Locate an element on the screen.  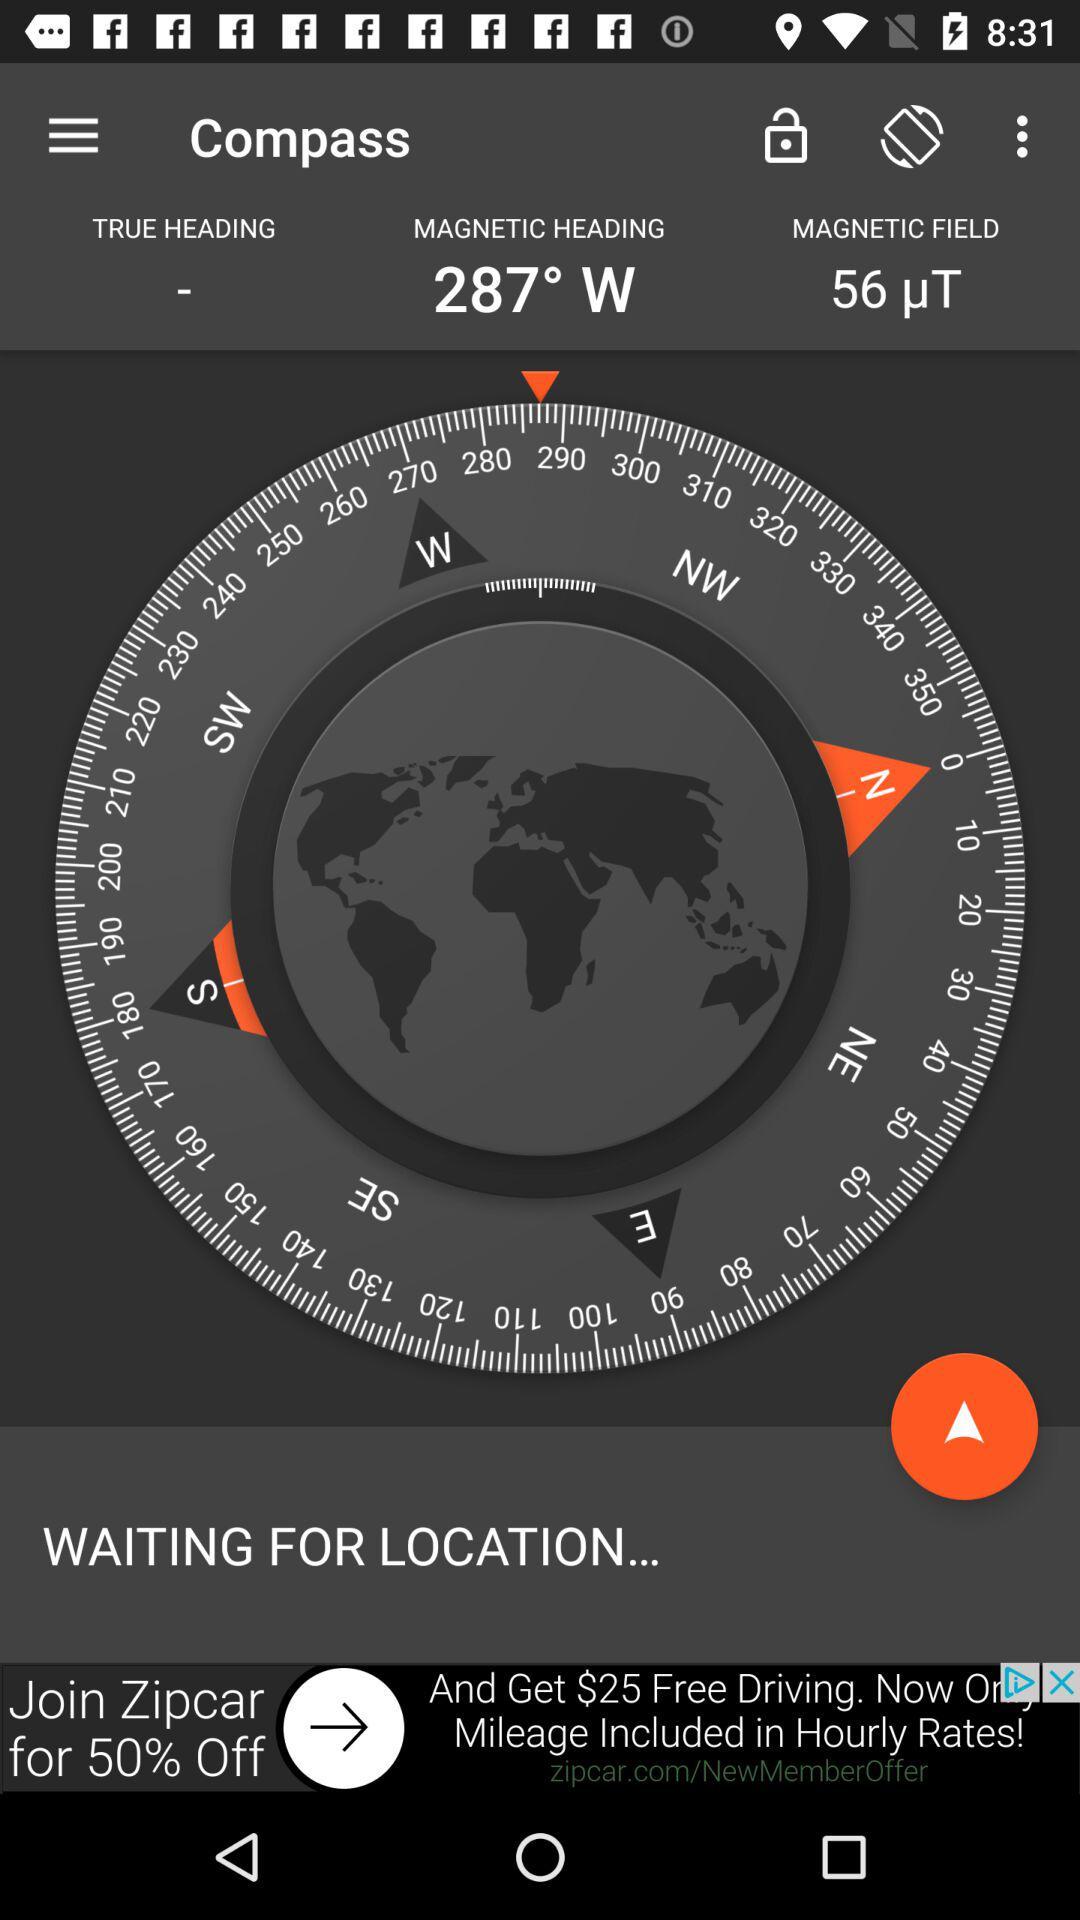
click on advertisement is located at coordinates (540, 1727).